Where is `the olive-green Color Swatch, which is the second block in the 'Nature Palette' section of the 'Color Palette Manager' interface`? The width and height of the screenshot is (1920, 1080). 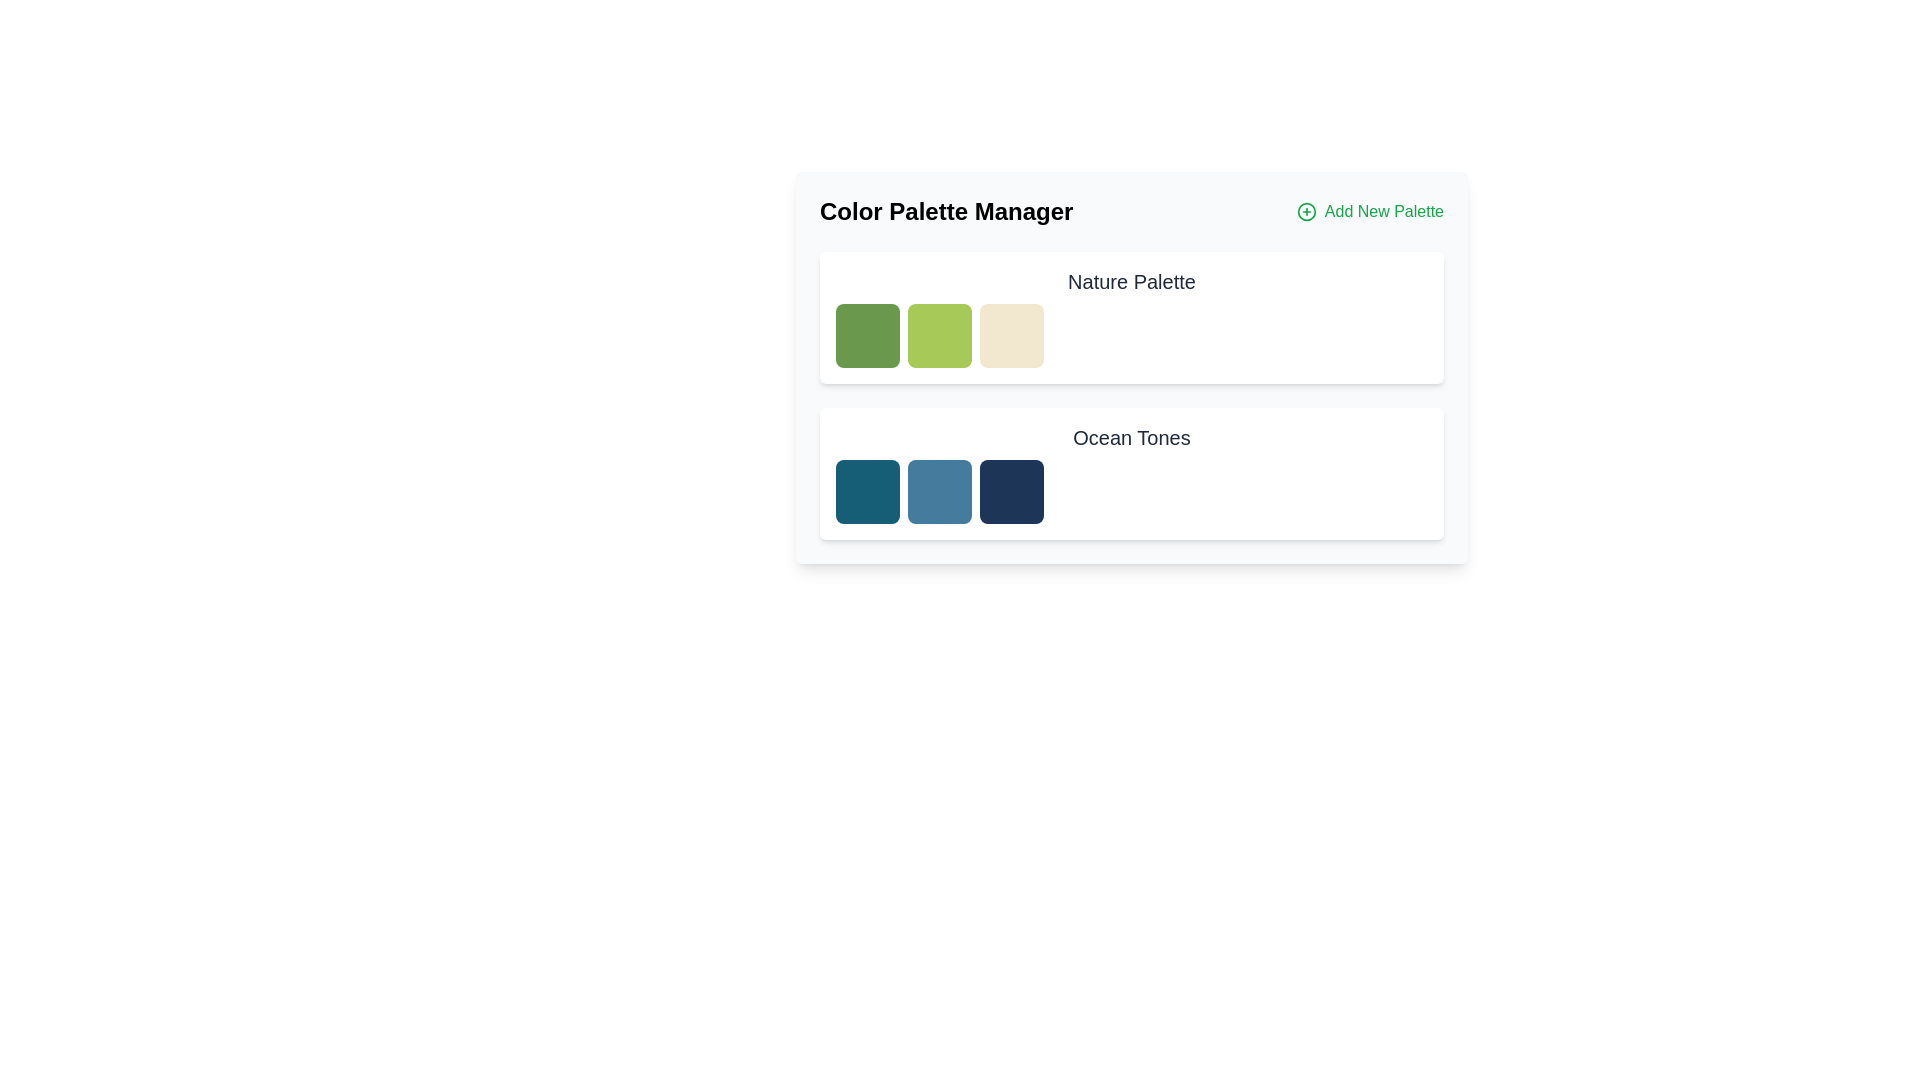
the olive-green Color Swatch, which is the second block in the 'Nature Palette' section of the 'Color Palette Manager' interface is located at coordinates (939, 334).